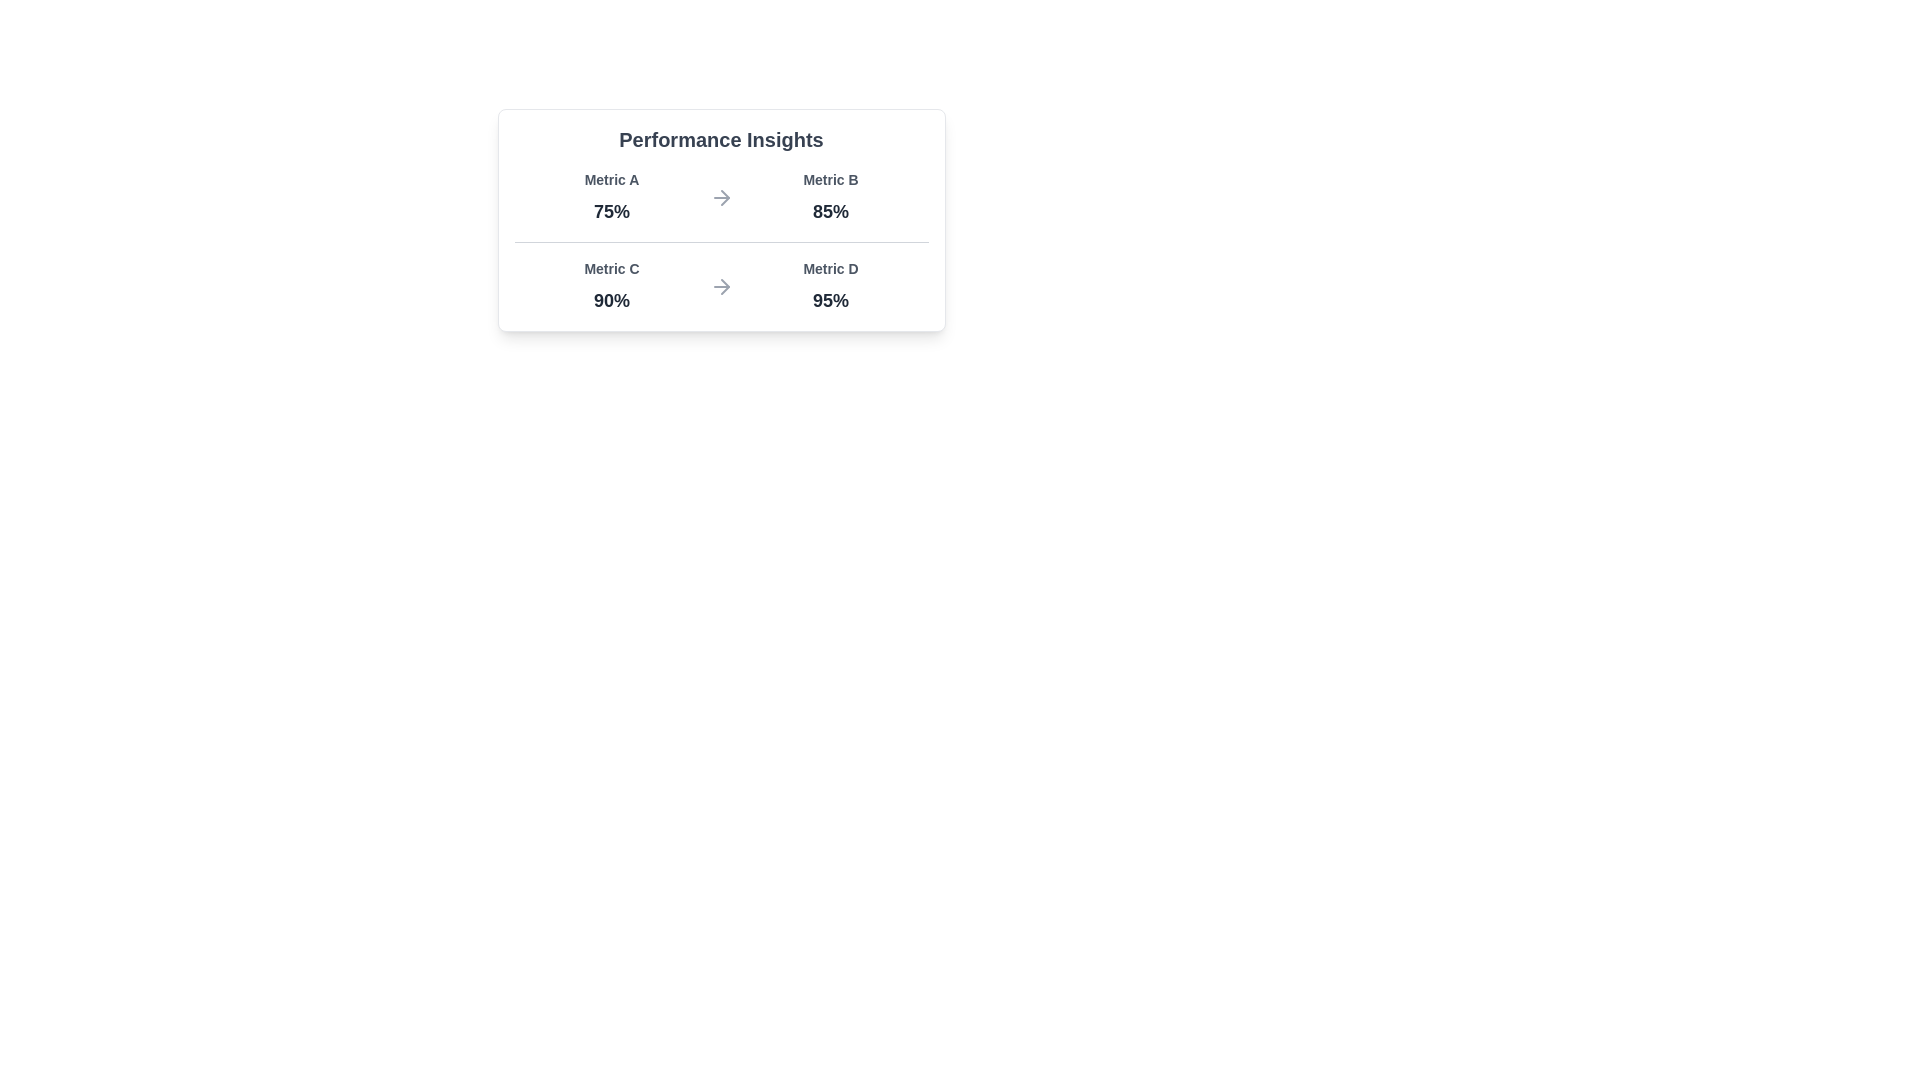  Describe the element at coordinates (830, 286) in the screenshot. I see `the Text display showing 'Metric D' and '95%' for additional interaction` at that location.